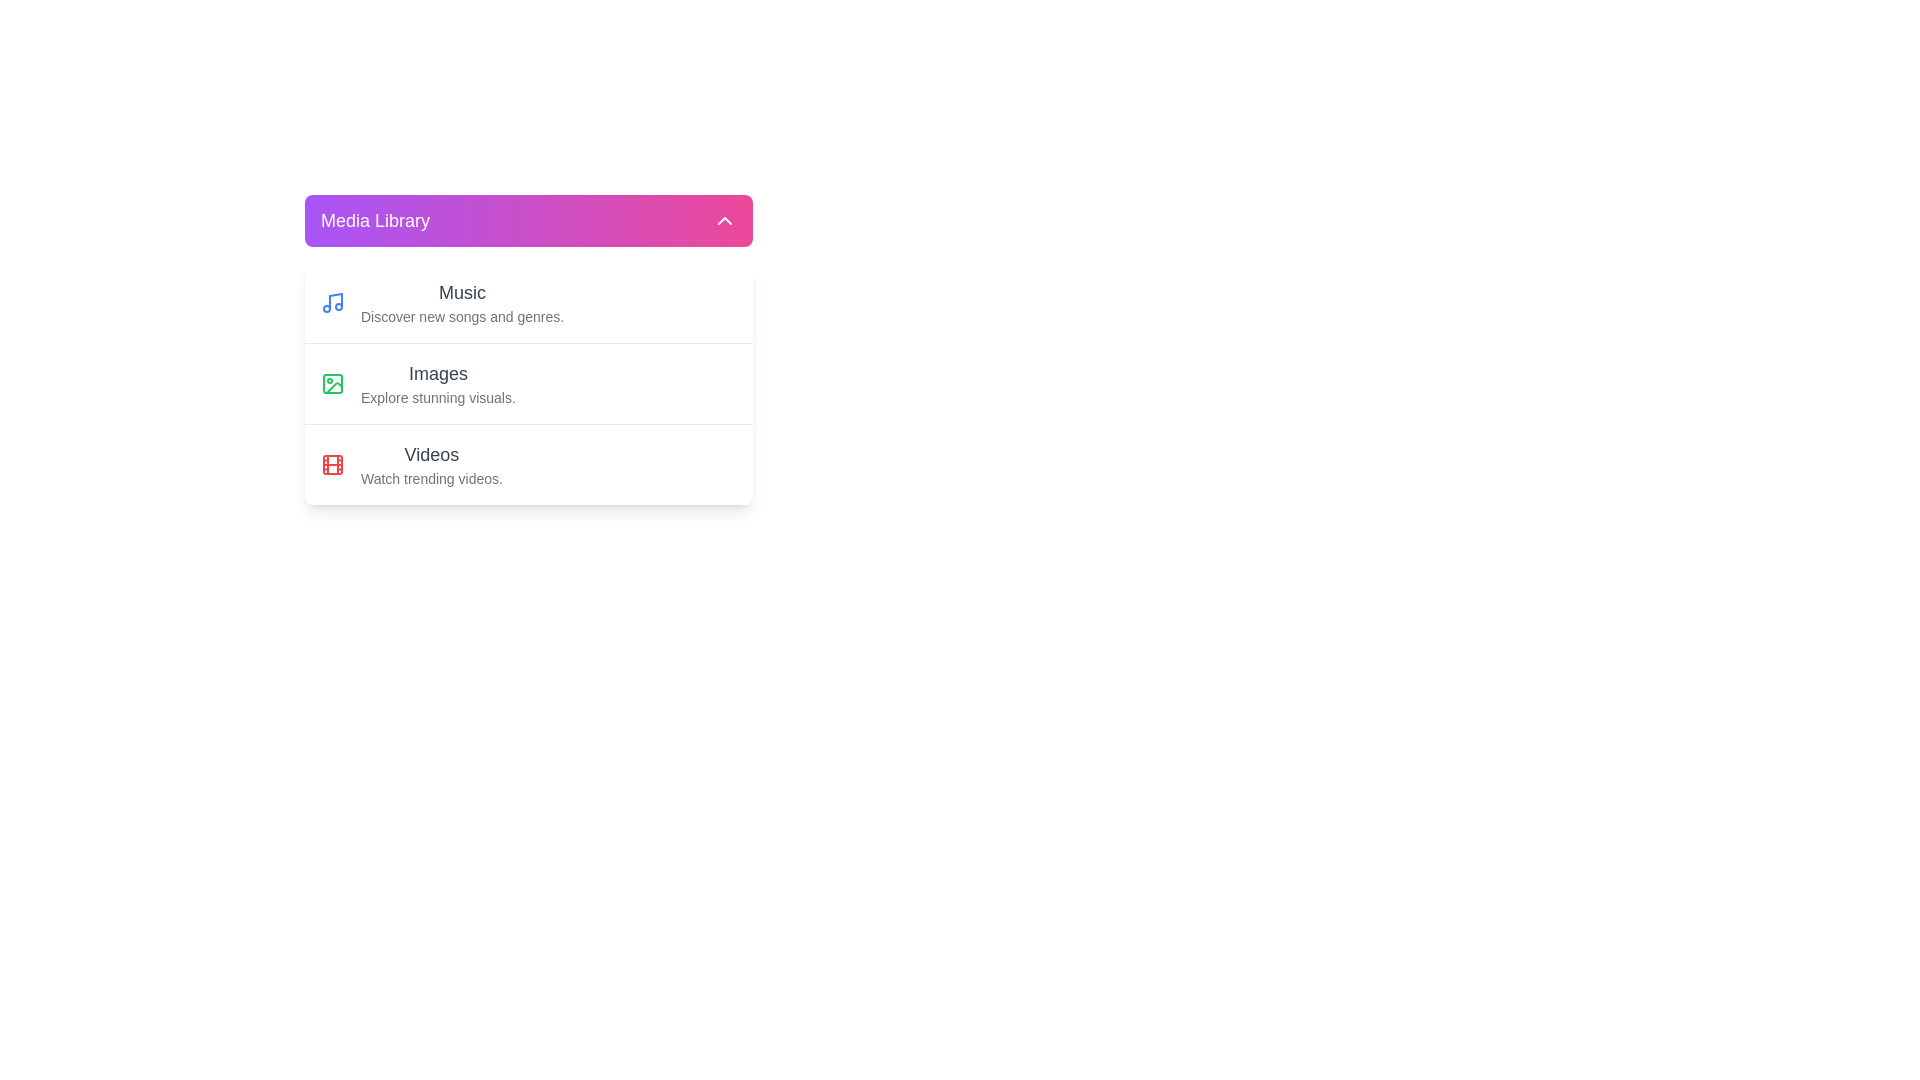 Image resolution: width=1920 pixels, height=1080 pixels. What do you see at coordinates (431, 455) in the screenshot?
I see `the 'Videos' label, which is styled with a large gray font and positioned in the Media Library below 'Images'` at bounding box center [431, 455].